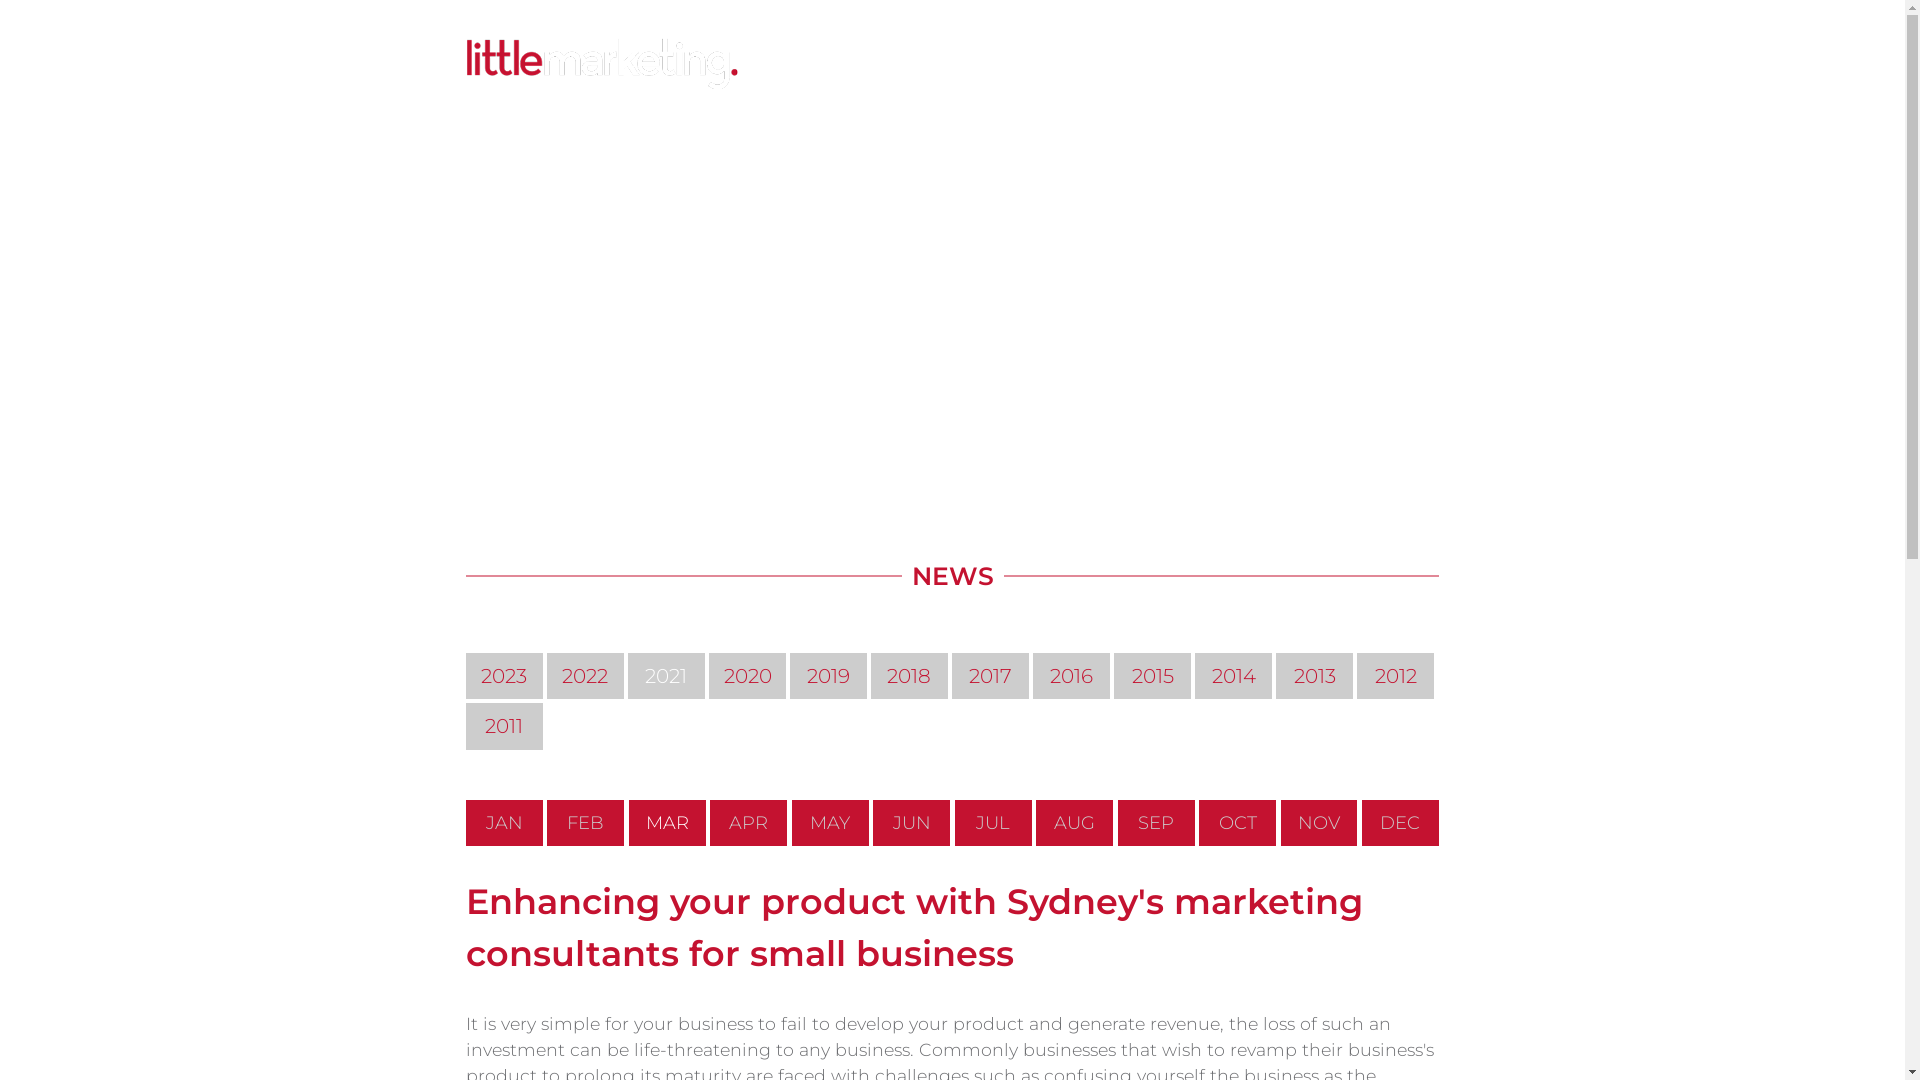 The height and width of the screenshot is (1080, 1920). What do you see at coordinates (835, 64) in the screenshot?
I see `'SERVICES'` at bounding box center [835, 64].